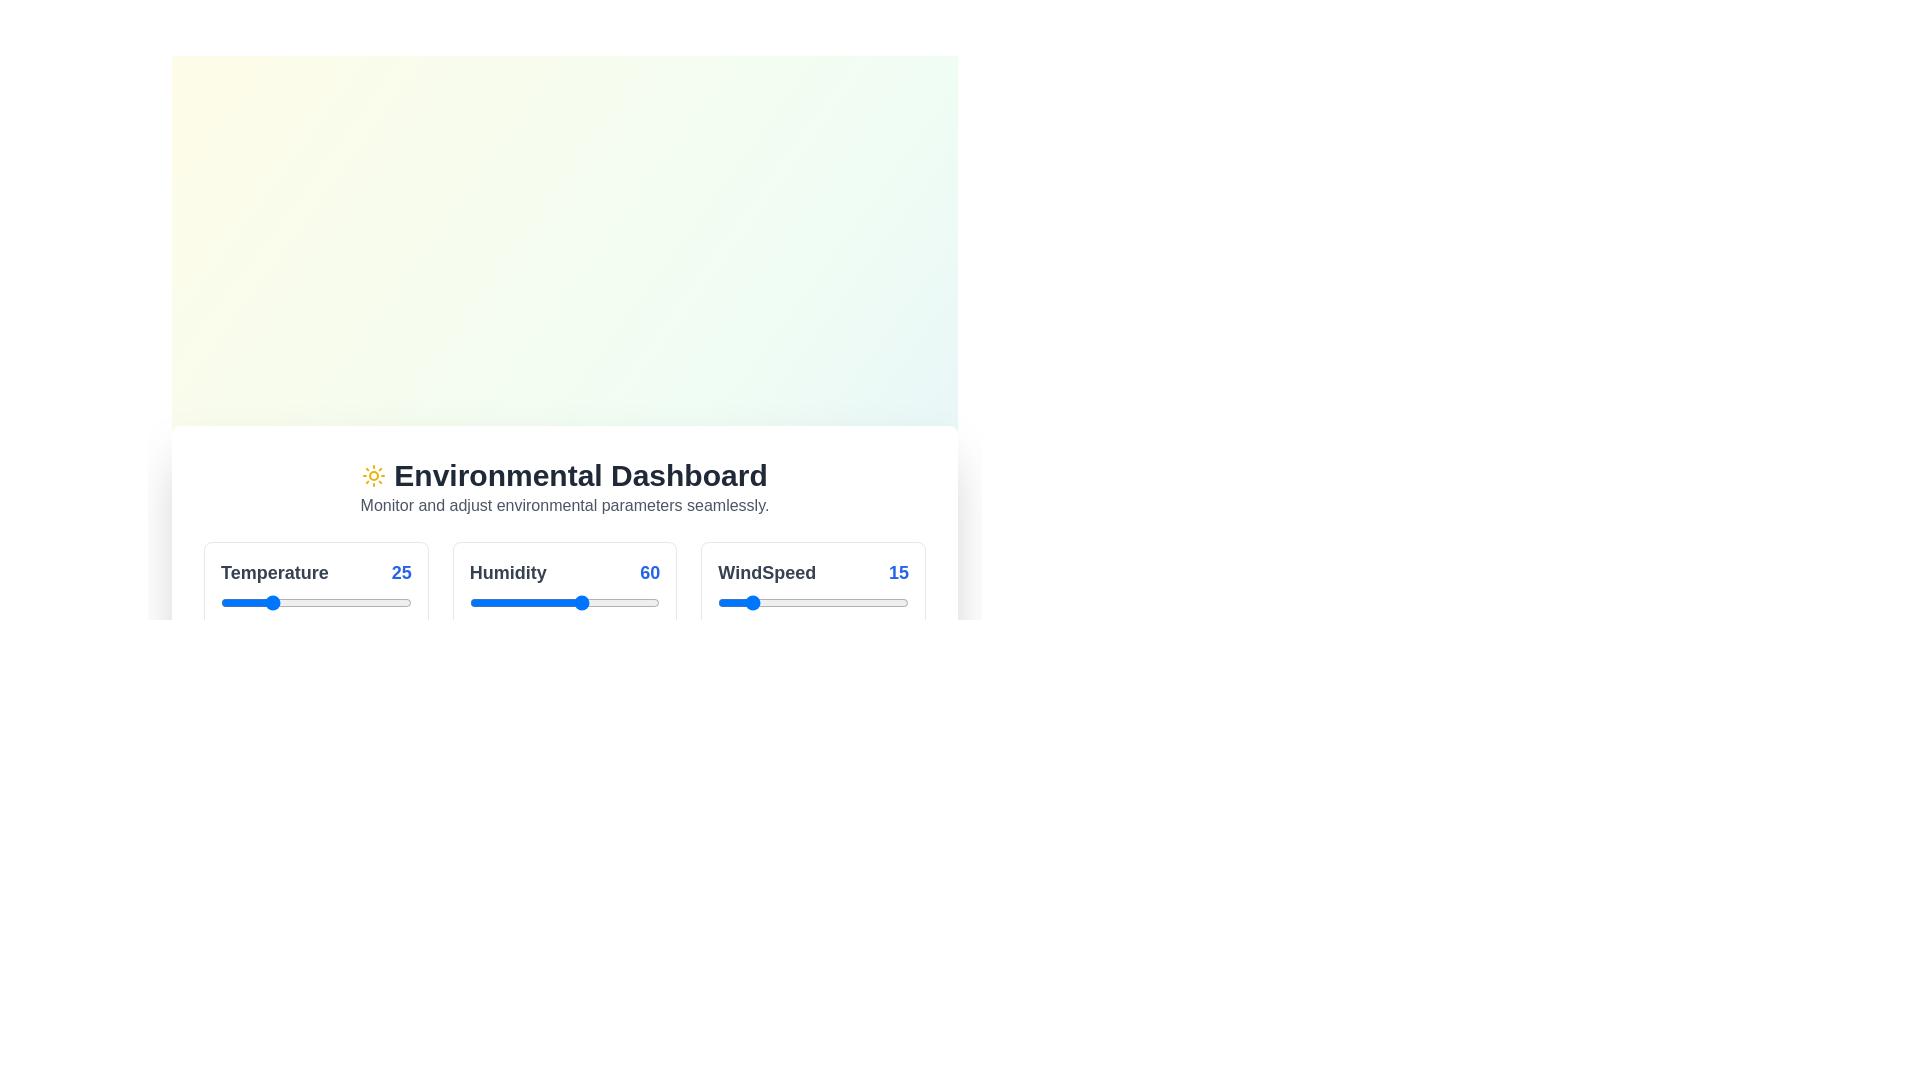 This screenshot has width=1920, height=1080. I want to click on the temperature, so click(352, 601).